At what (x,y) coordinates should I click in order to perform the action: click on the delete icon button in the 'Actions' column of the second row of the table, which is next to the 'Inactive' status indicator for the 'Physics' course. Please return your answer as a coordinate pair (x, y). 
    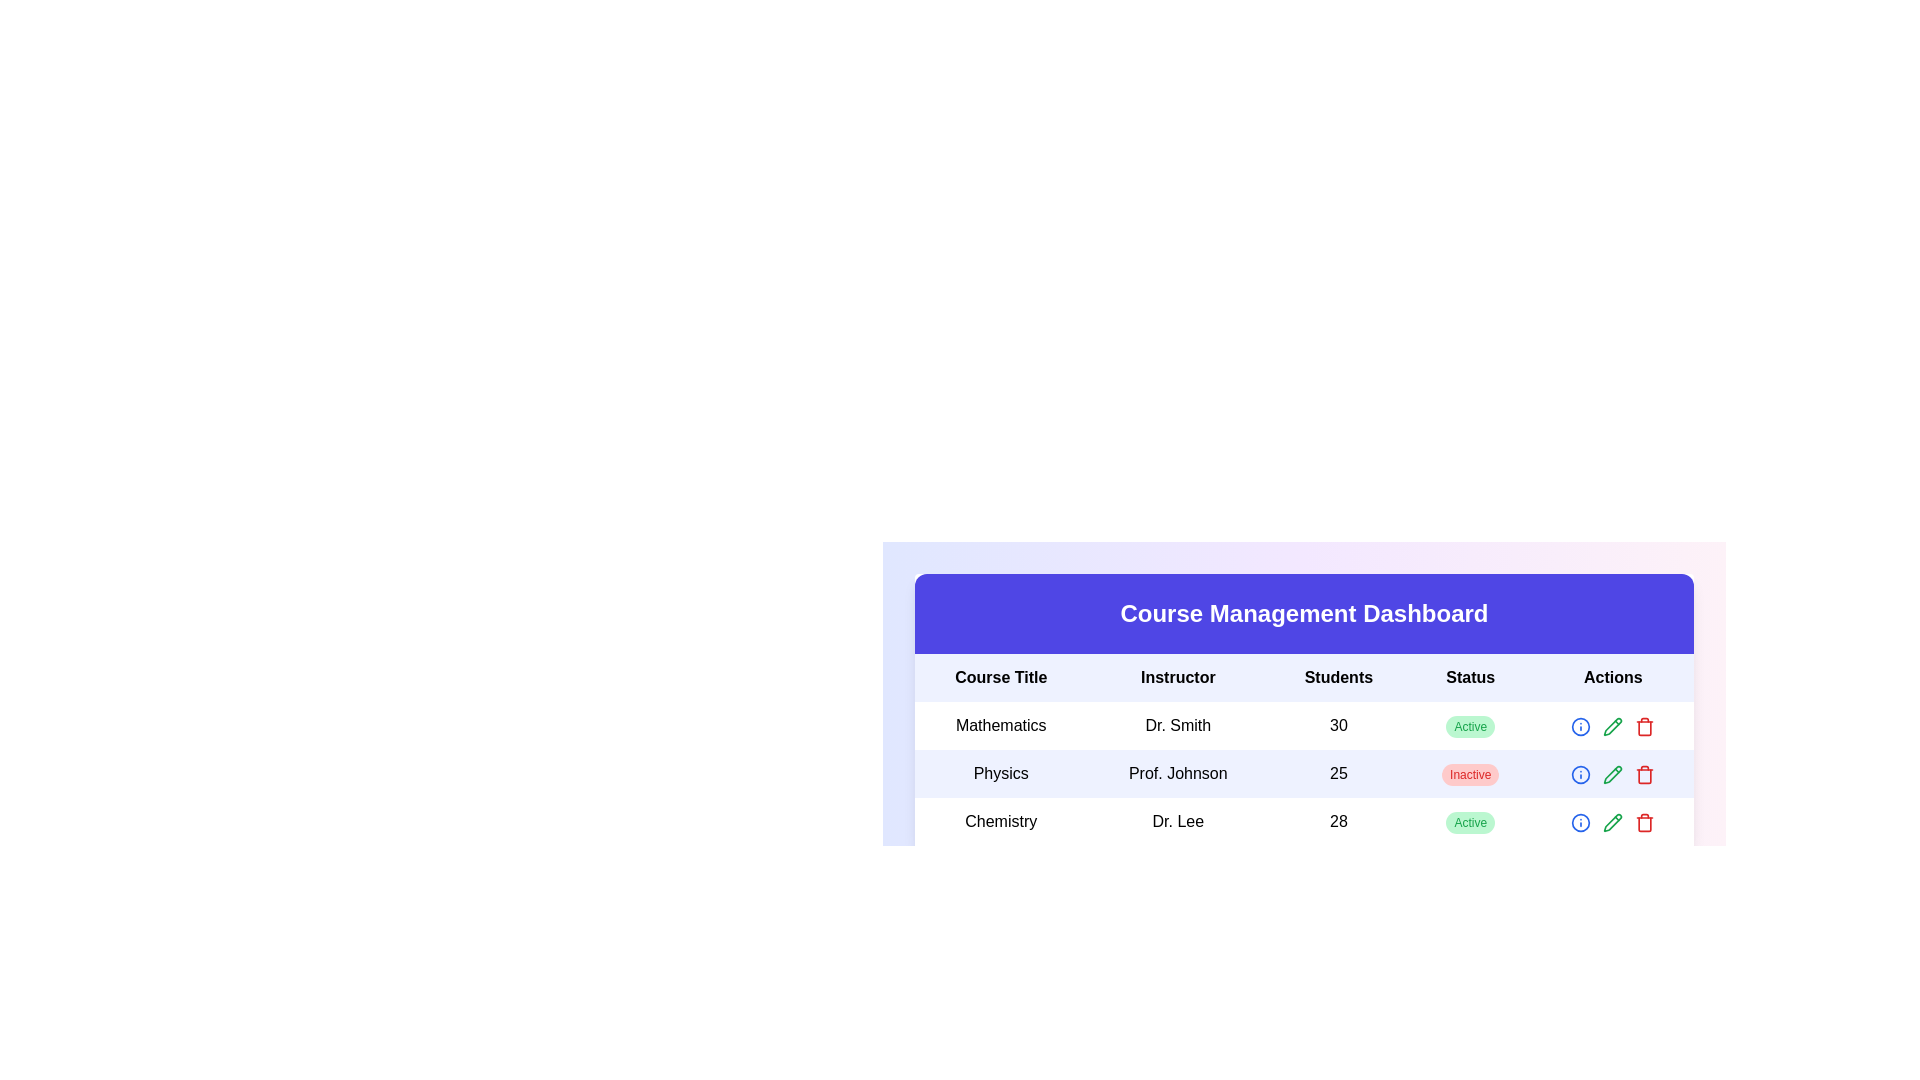
    Looking at the image, I should click on (1645, 773).